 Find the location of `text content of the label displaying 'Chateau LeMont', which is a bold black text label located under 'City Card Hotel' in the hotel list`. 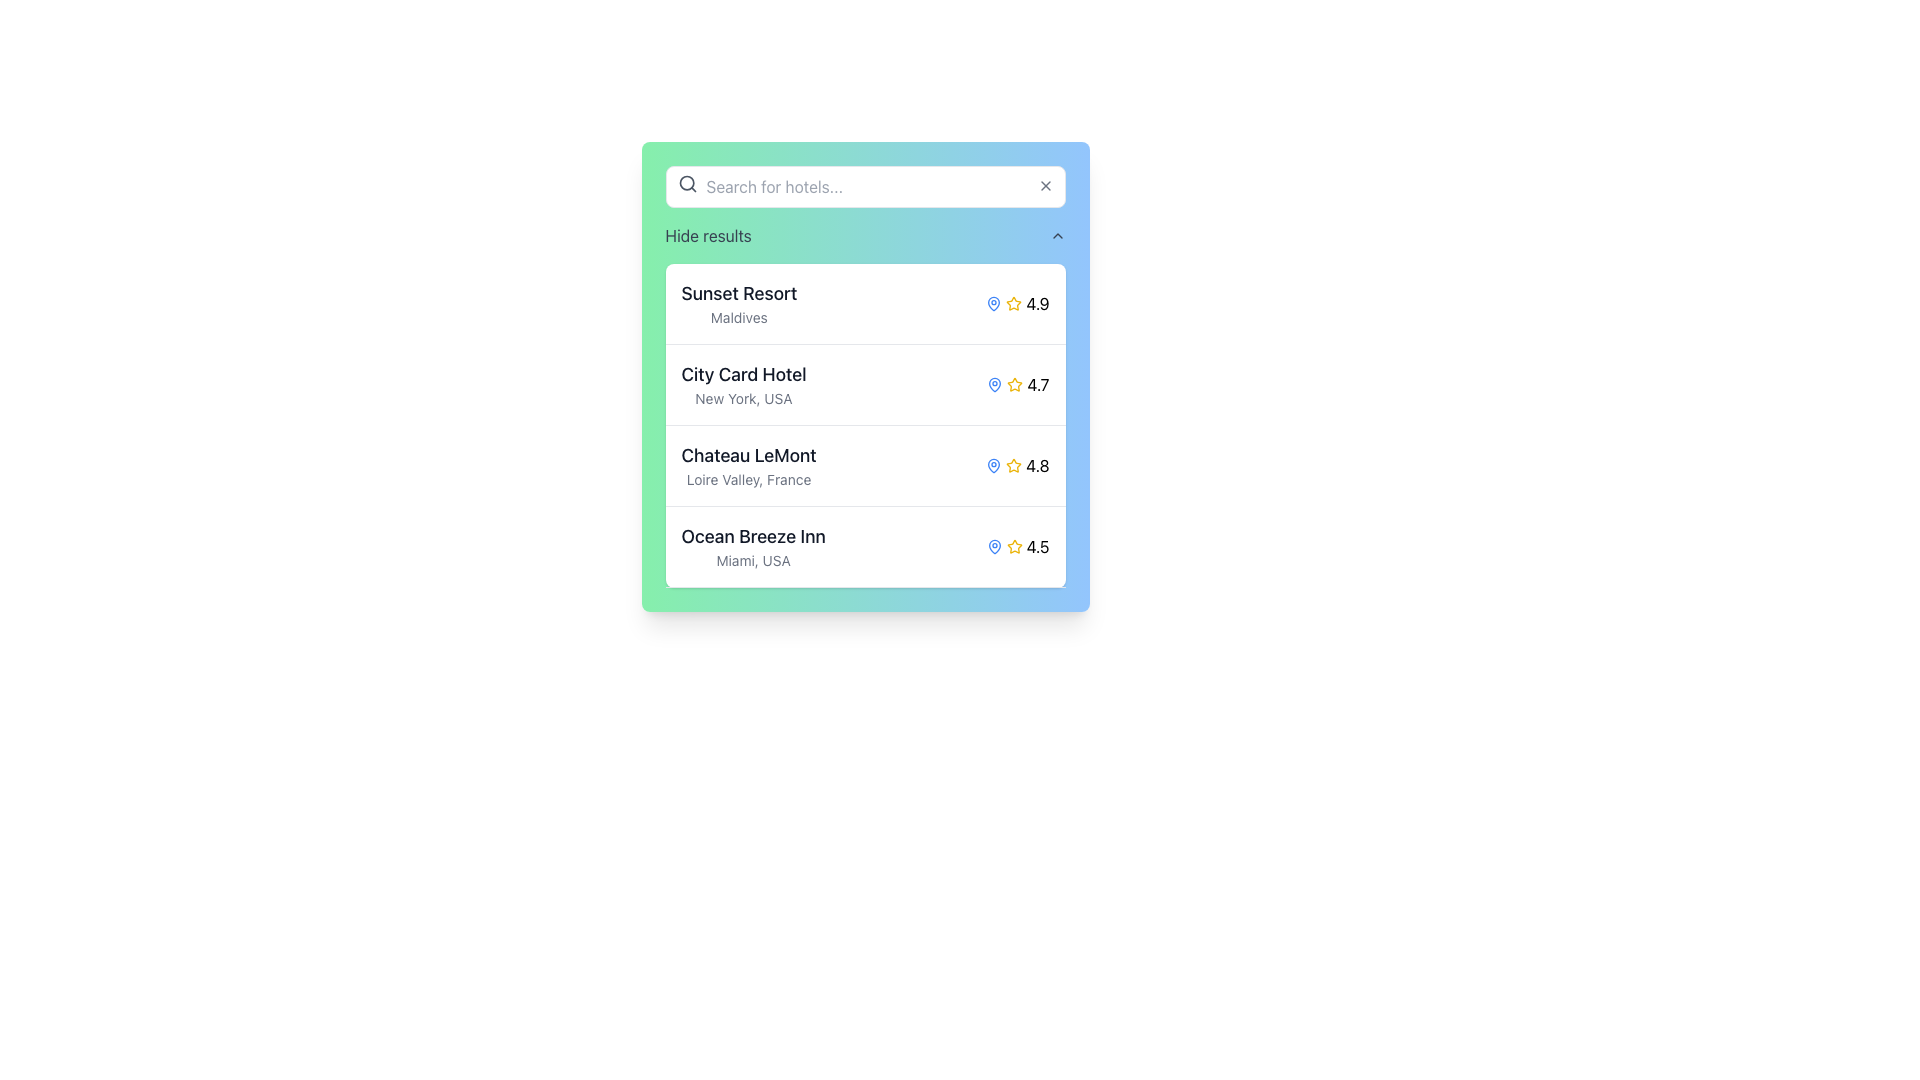

text content of the label displaying 'Chateau LeMont', which is a bold black text label located under 'City Card Hotel' in the hotel list is located at coordinates (747, 455).